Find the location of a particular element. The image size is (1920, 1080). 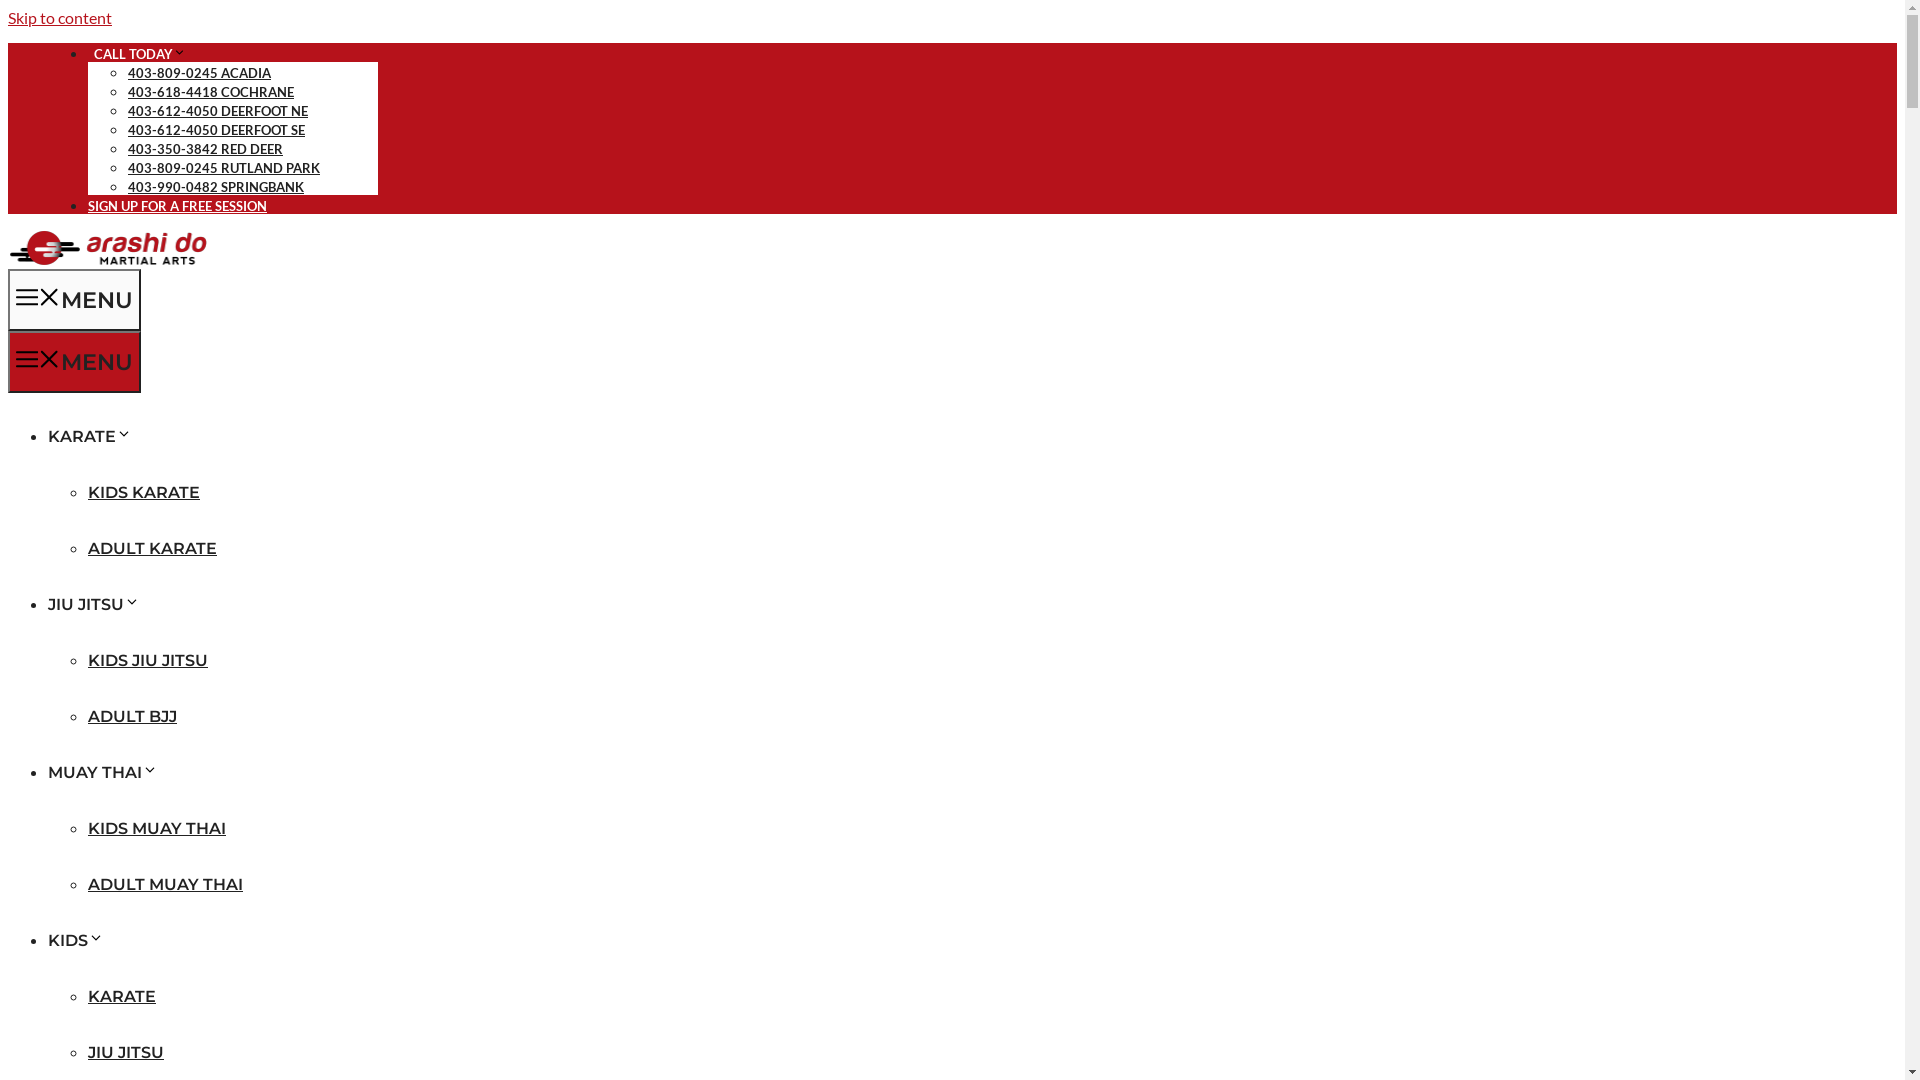

'KIDS JIU JITSU' is located at coordinates (86, 660).